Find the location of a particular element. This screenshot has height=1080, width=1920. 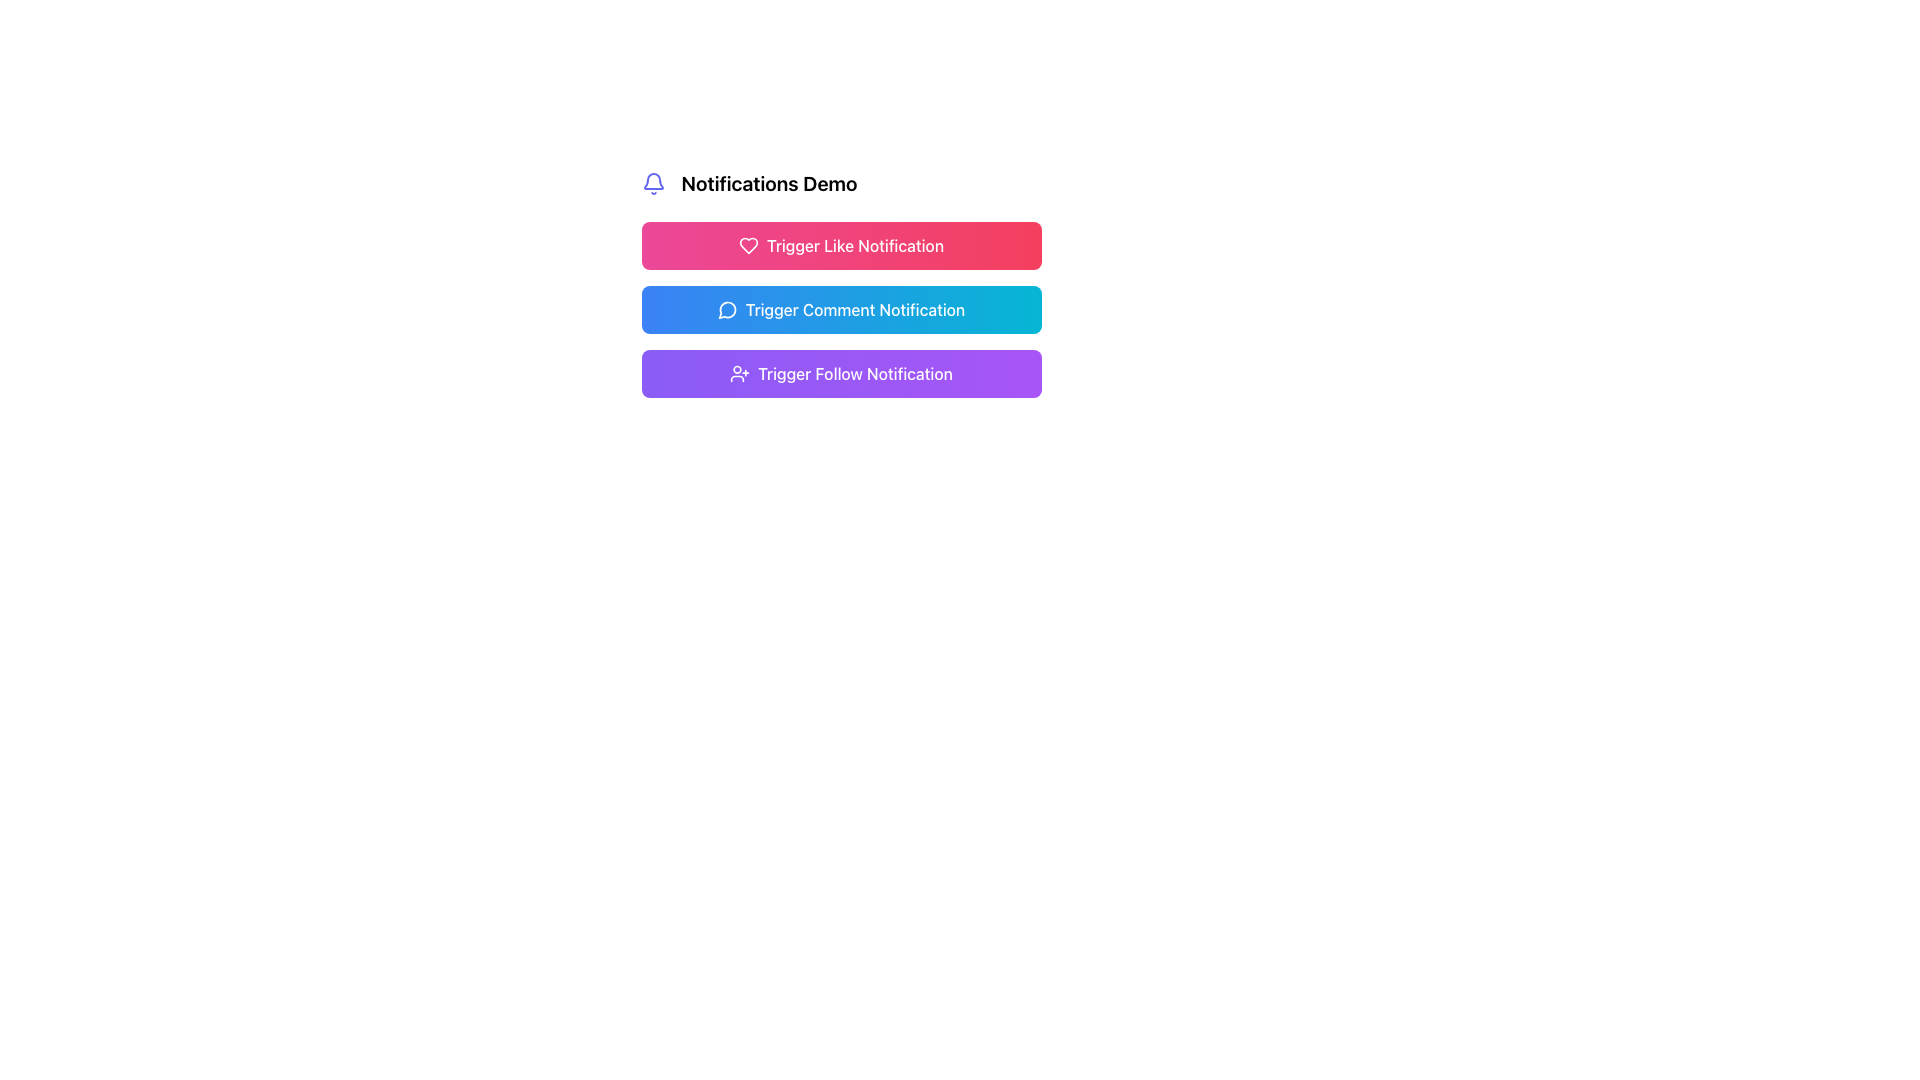

the first button in the vertical list of buttons, located to the right of the 'Notifications Demo' text and bell icon is located at coordinates (841, 245).